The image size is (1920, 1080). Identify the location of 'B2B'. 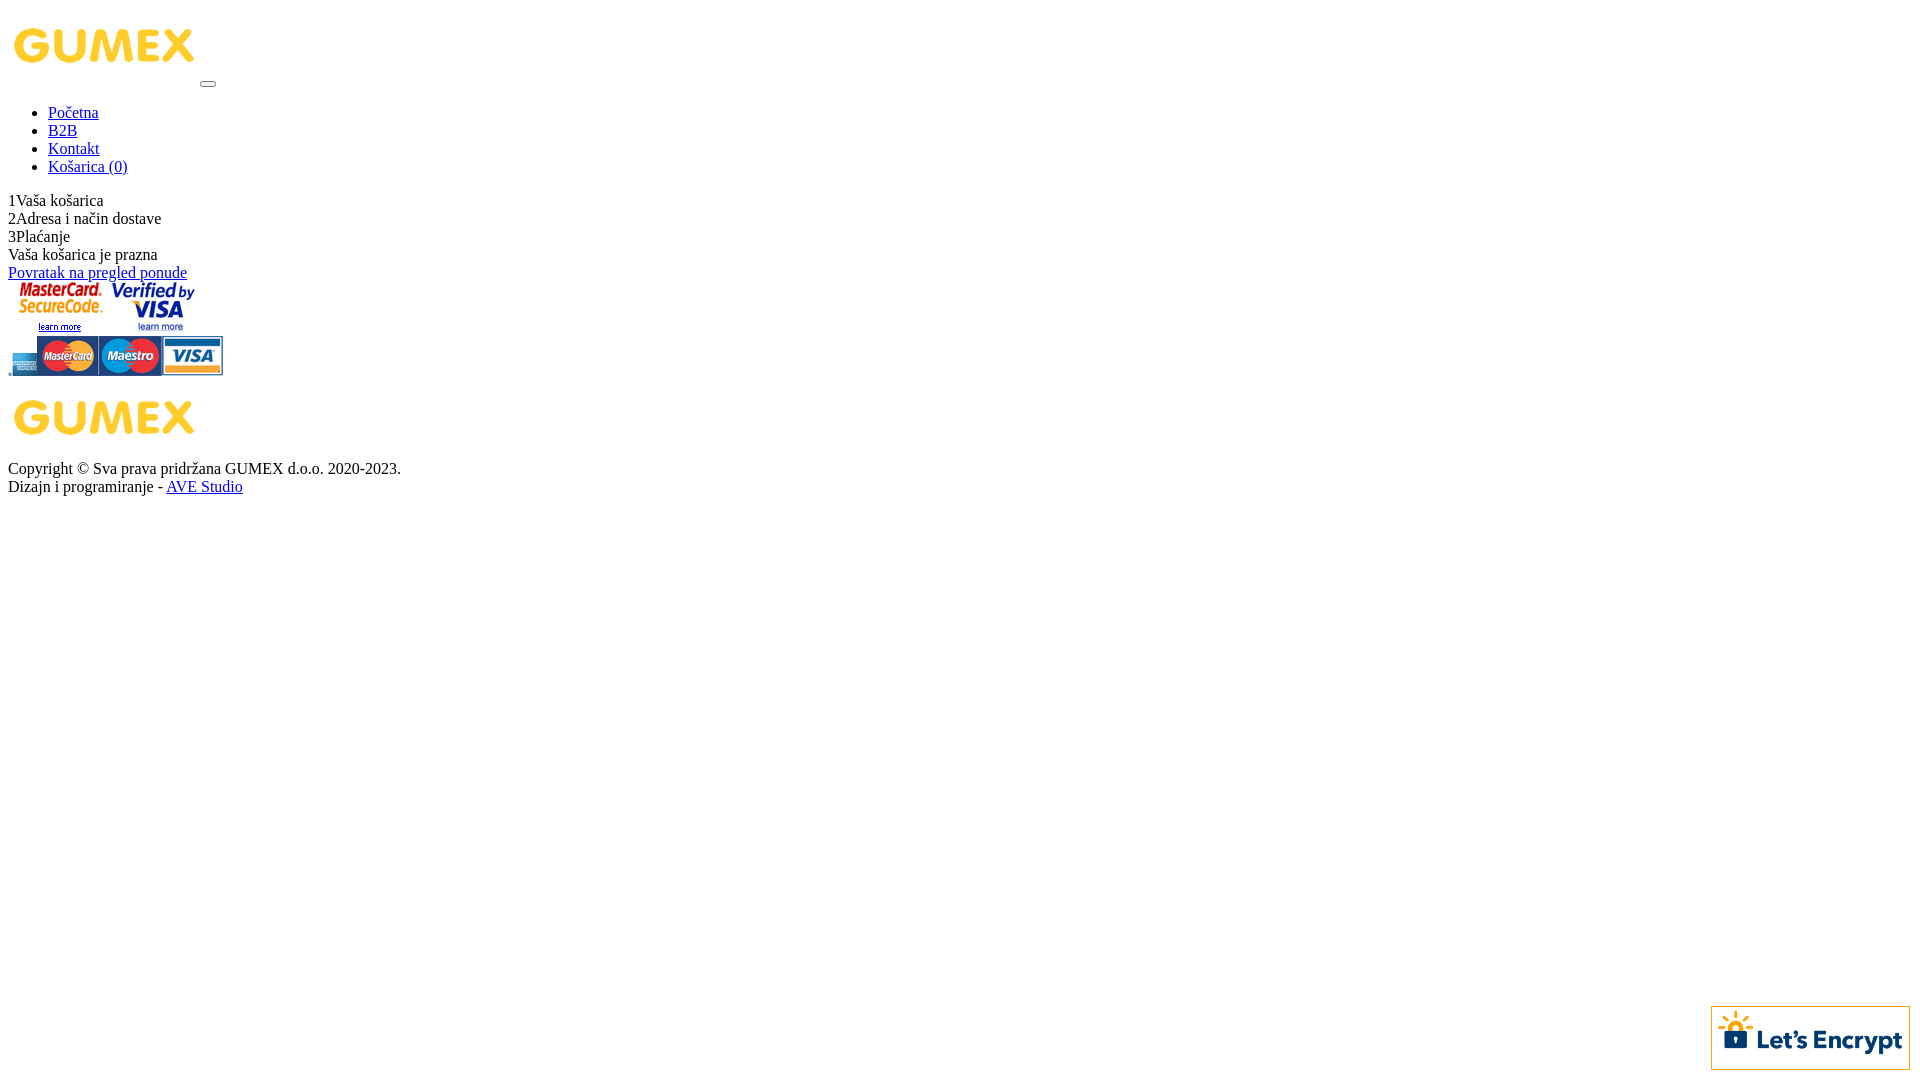
(48, 130).